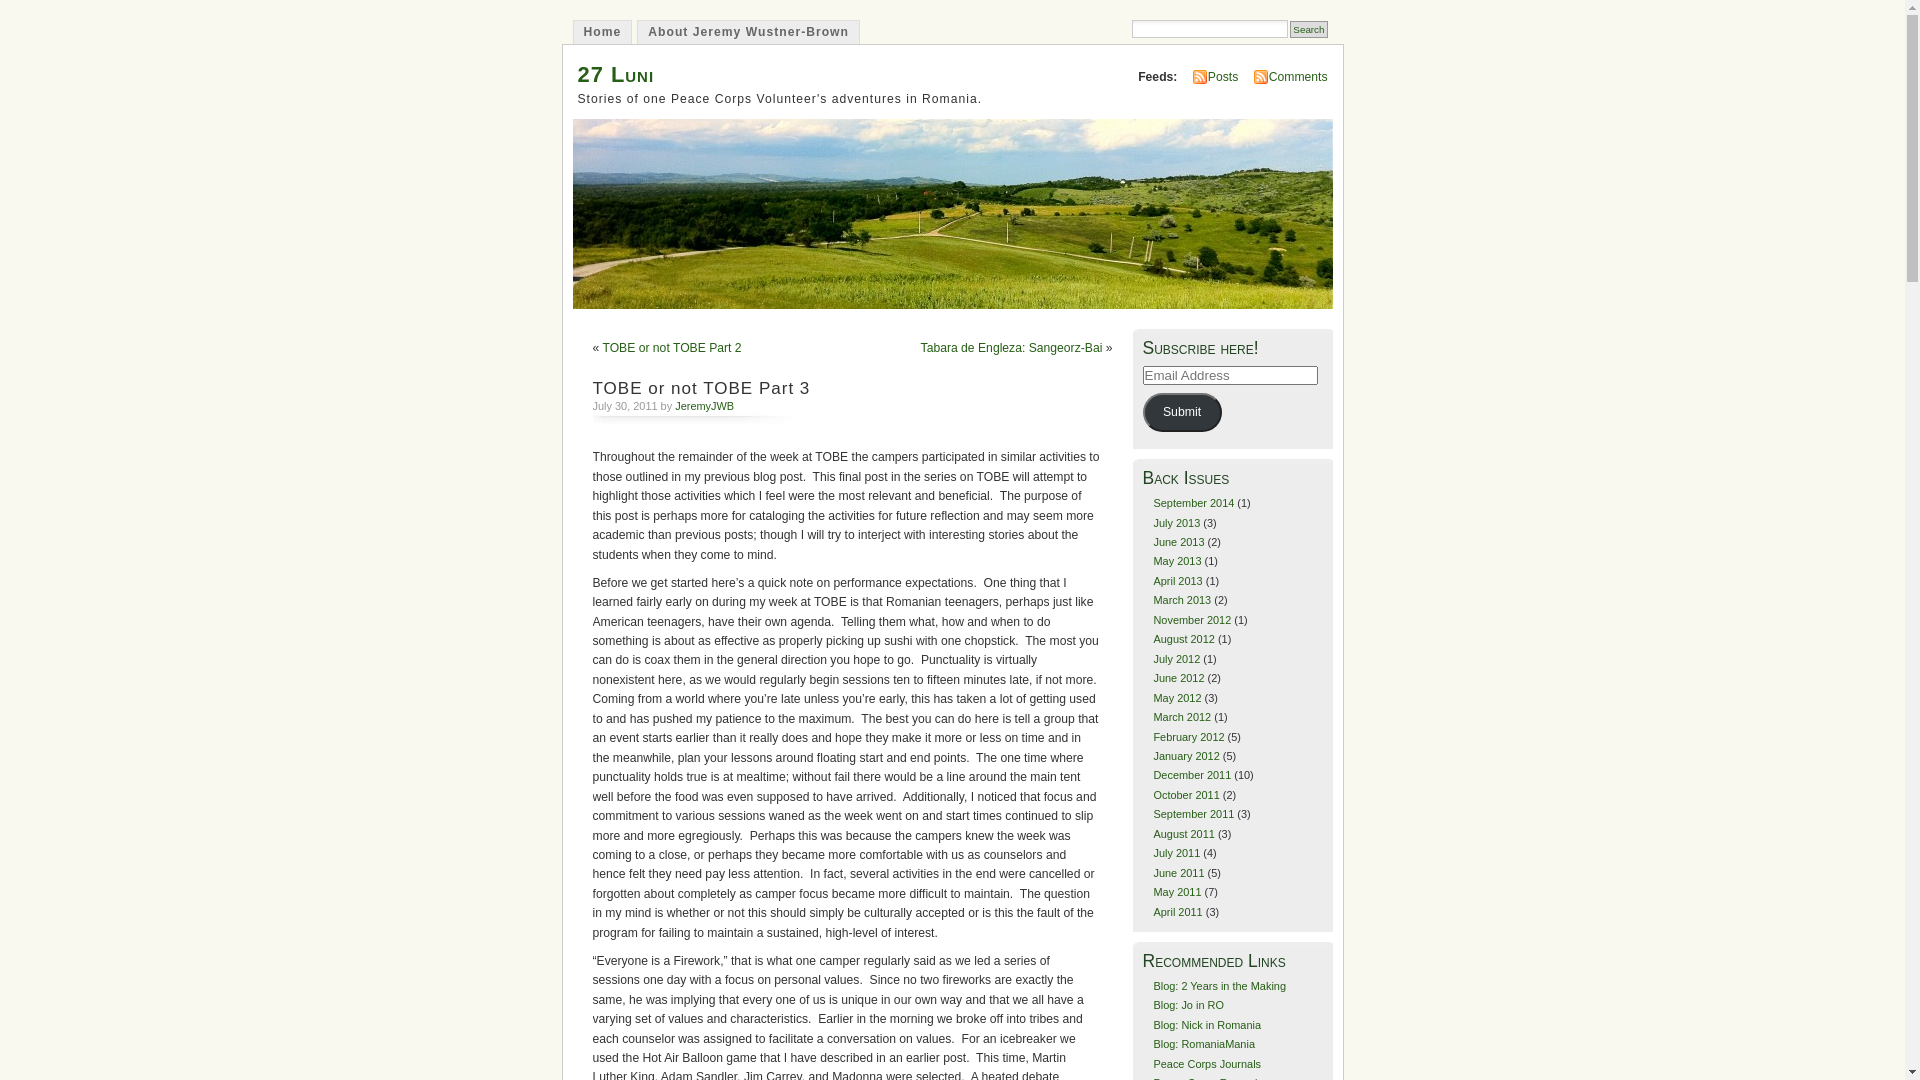 This screenshot has height=1080, width=1920. What do you see at coordinates (1222, 76) in the screenshot?
I see `'Posts'` at bounding box center [1222, 76].